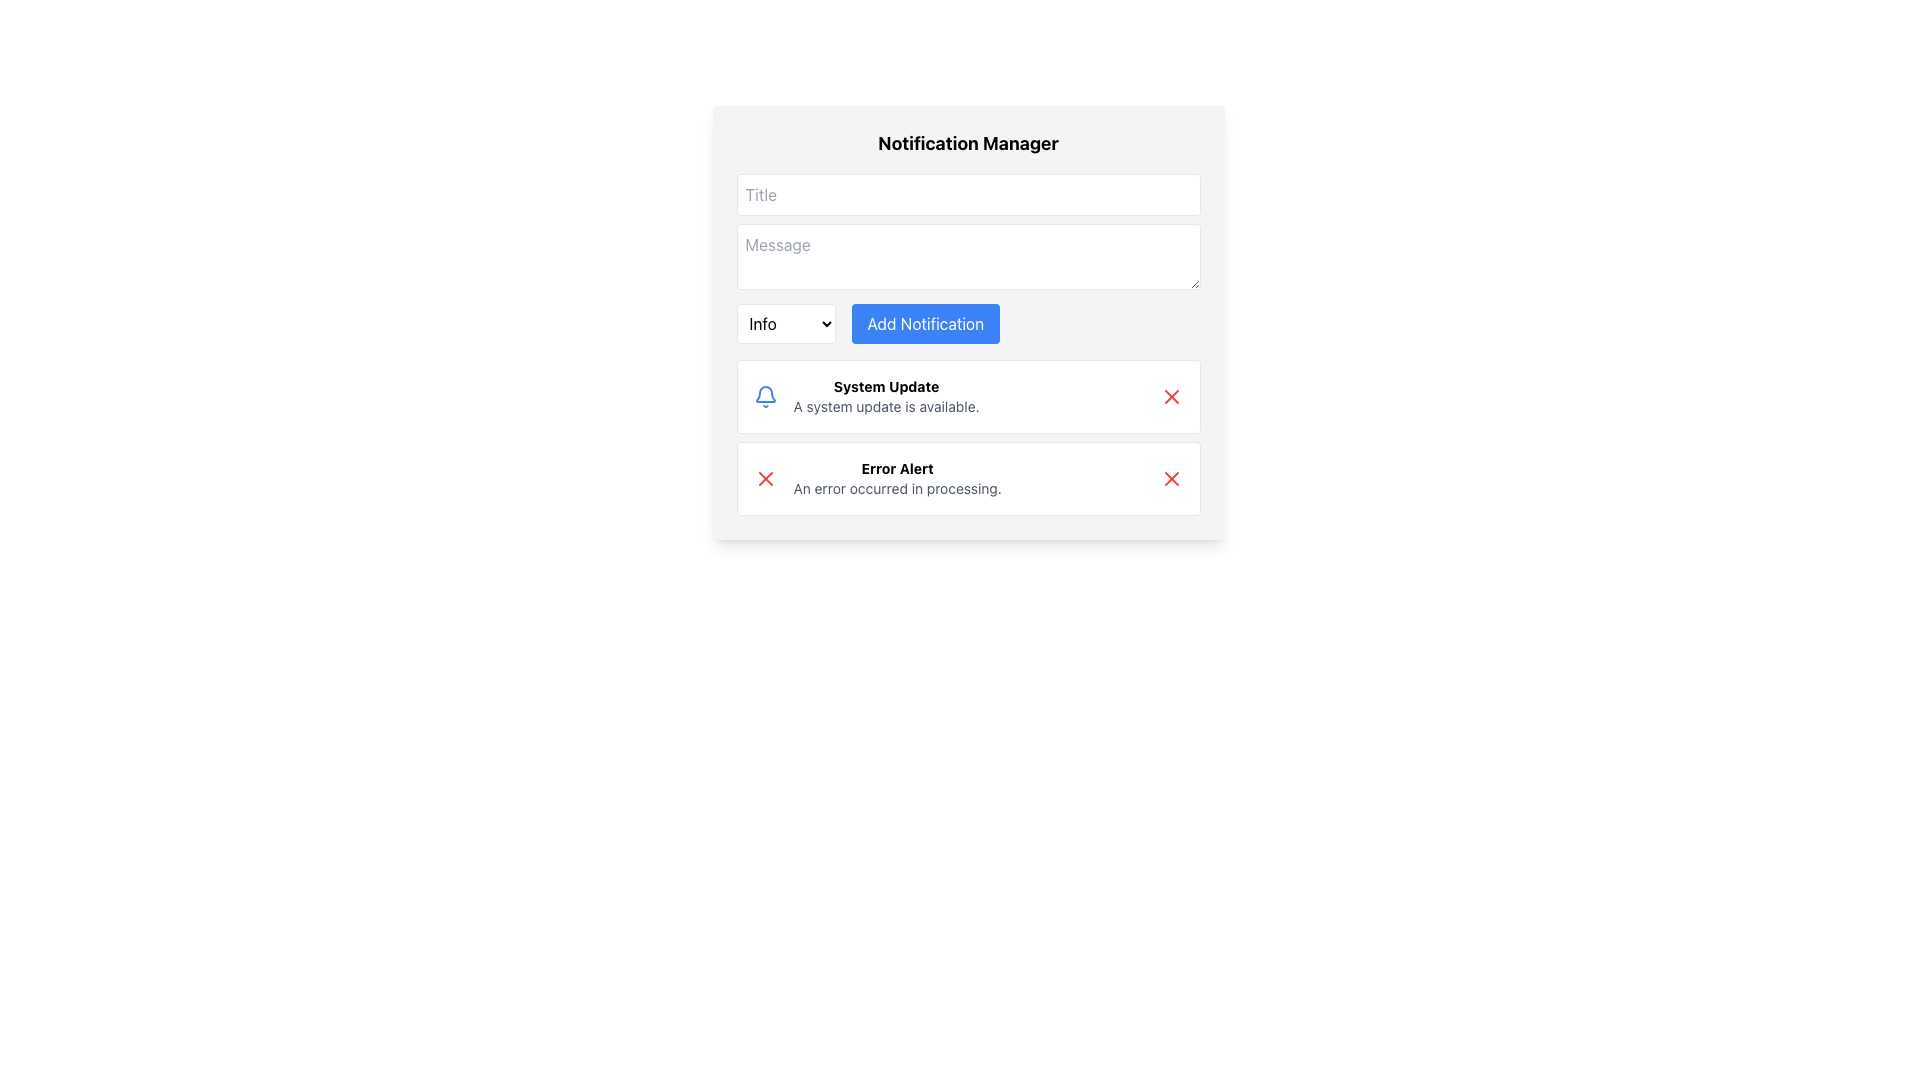  I want to click on the text label displaying 'Error Alert', which is bold and black, located in the notification panel above the description text and to the right of the red delete icon, so click(896, 469).